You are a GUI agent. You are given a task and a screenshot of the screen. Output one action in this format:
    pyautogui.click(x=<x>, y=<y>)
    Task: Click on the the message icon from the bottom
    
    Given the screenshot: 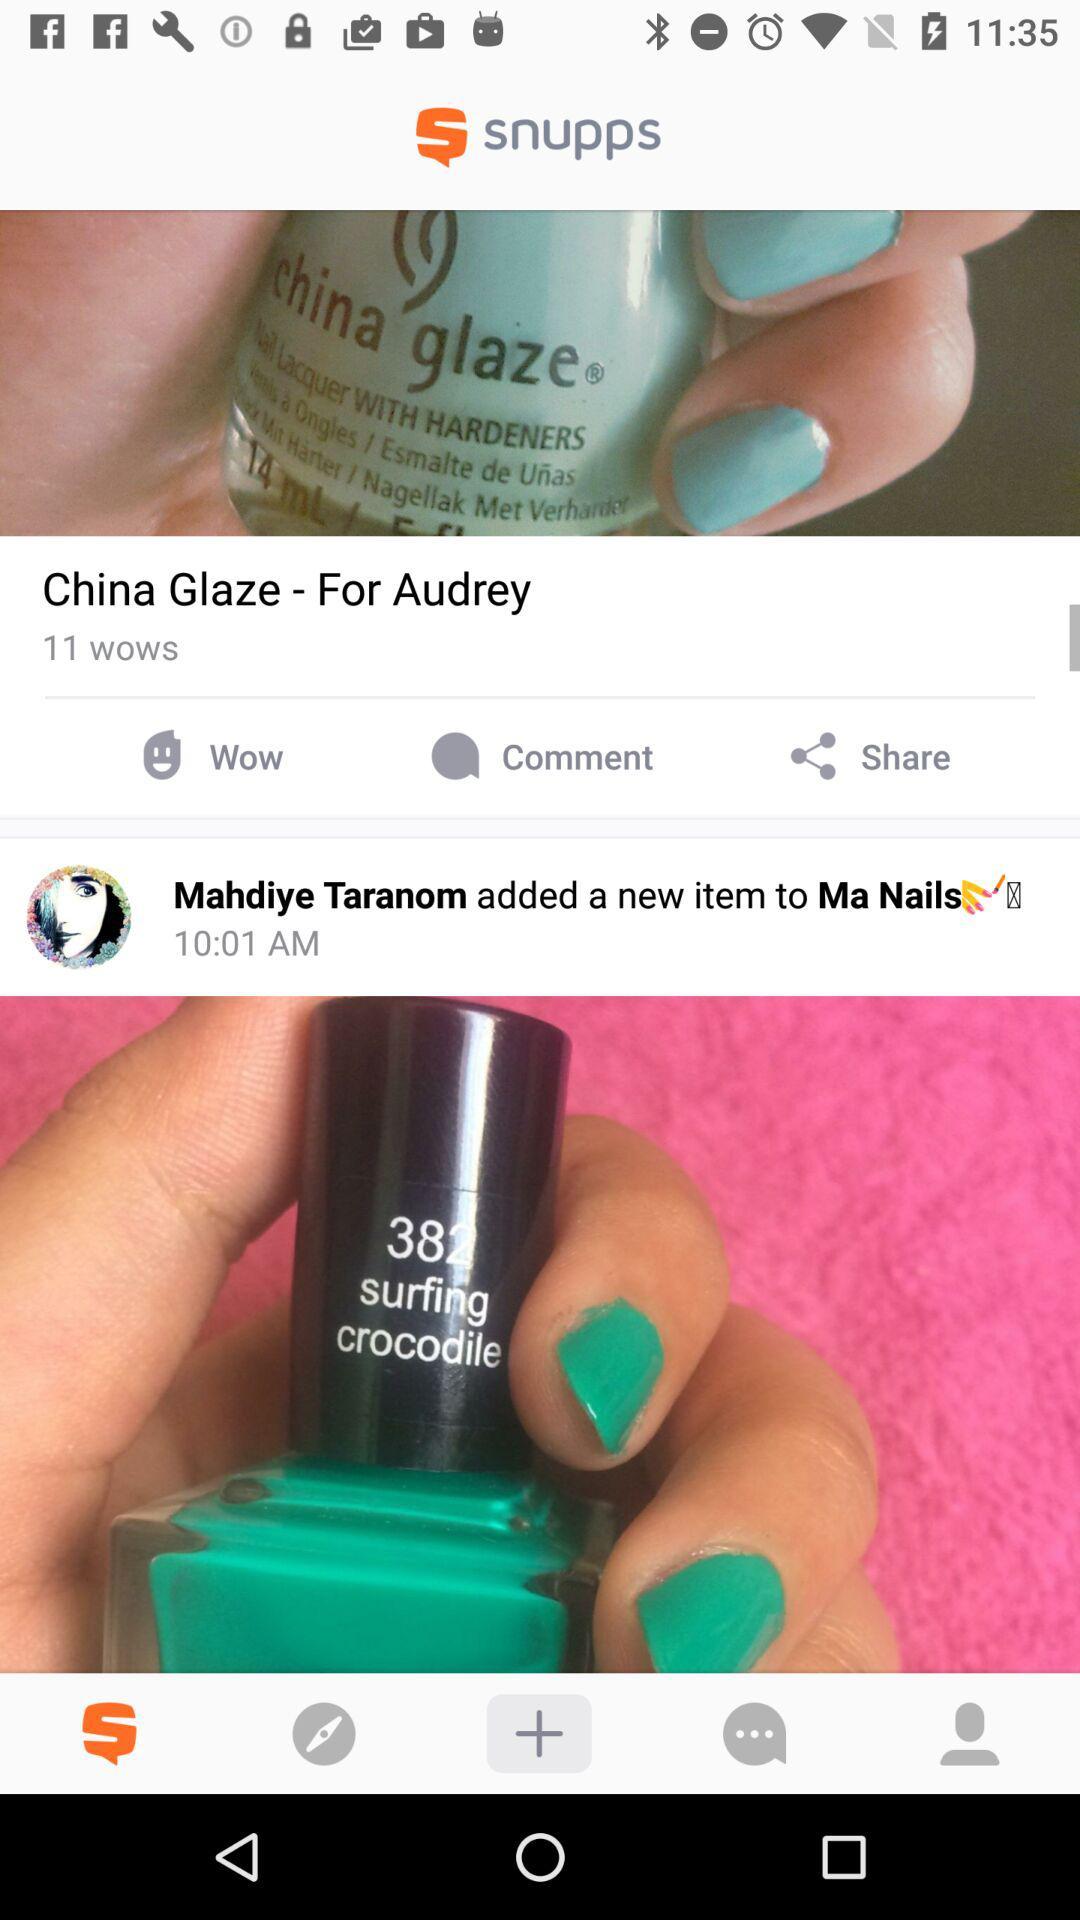 What is the action you would take?
    pyautogui.click(x=755, y=1732)
    